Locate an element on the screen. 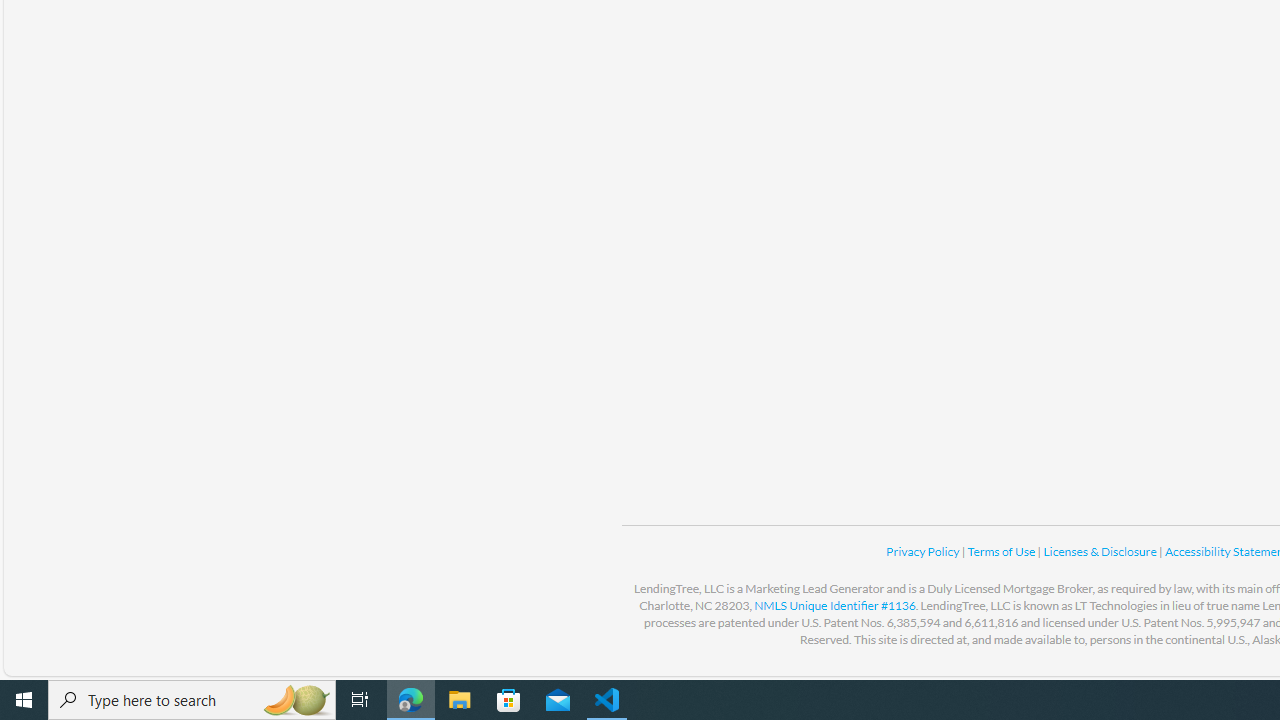 The width and height of the screenshot is (1280, 720). 'NMLS Unique Identifier #1136' is located at coordinates (835, 604).